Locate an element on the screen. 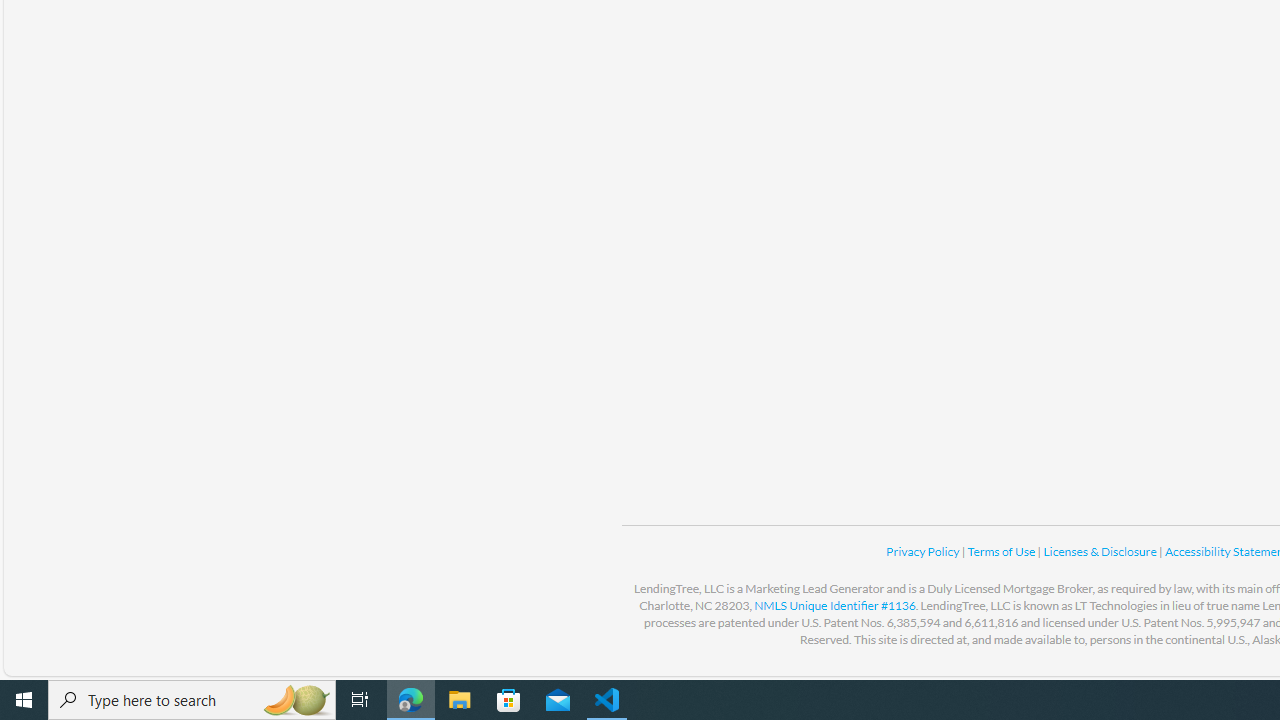 The width and height of the screenshot is (1280, 720). 'NMLS Unique Identifier #1136' is located at coordinates (835, 604).